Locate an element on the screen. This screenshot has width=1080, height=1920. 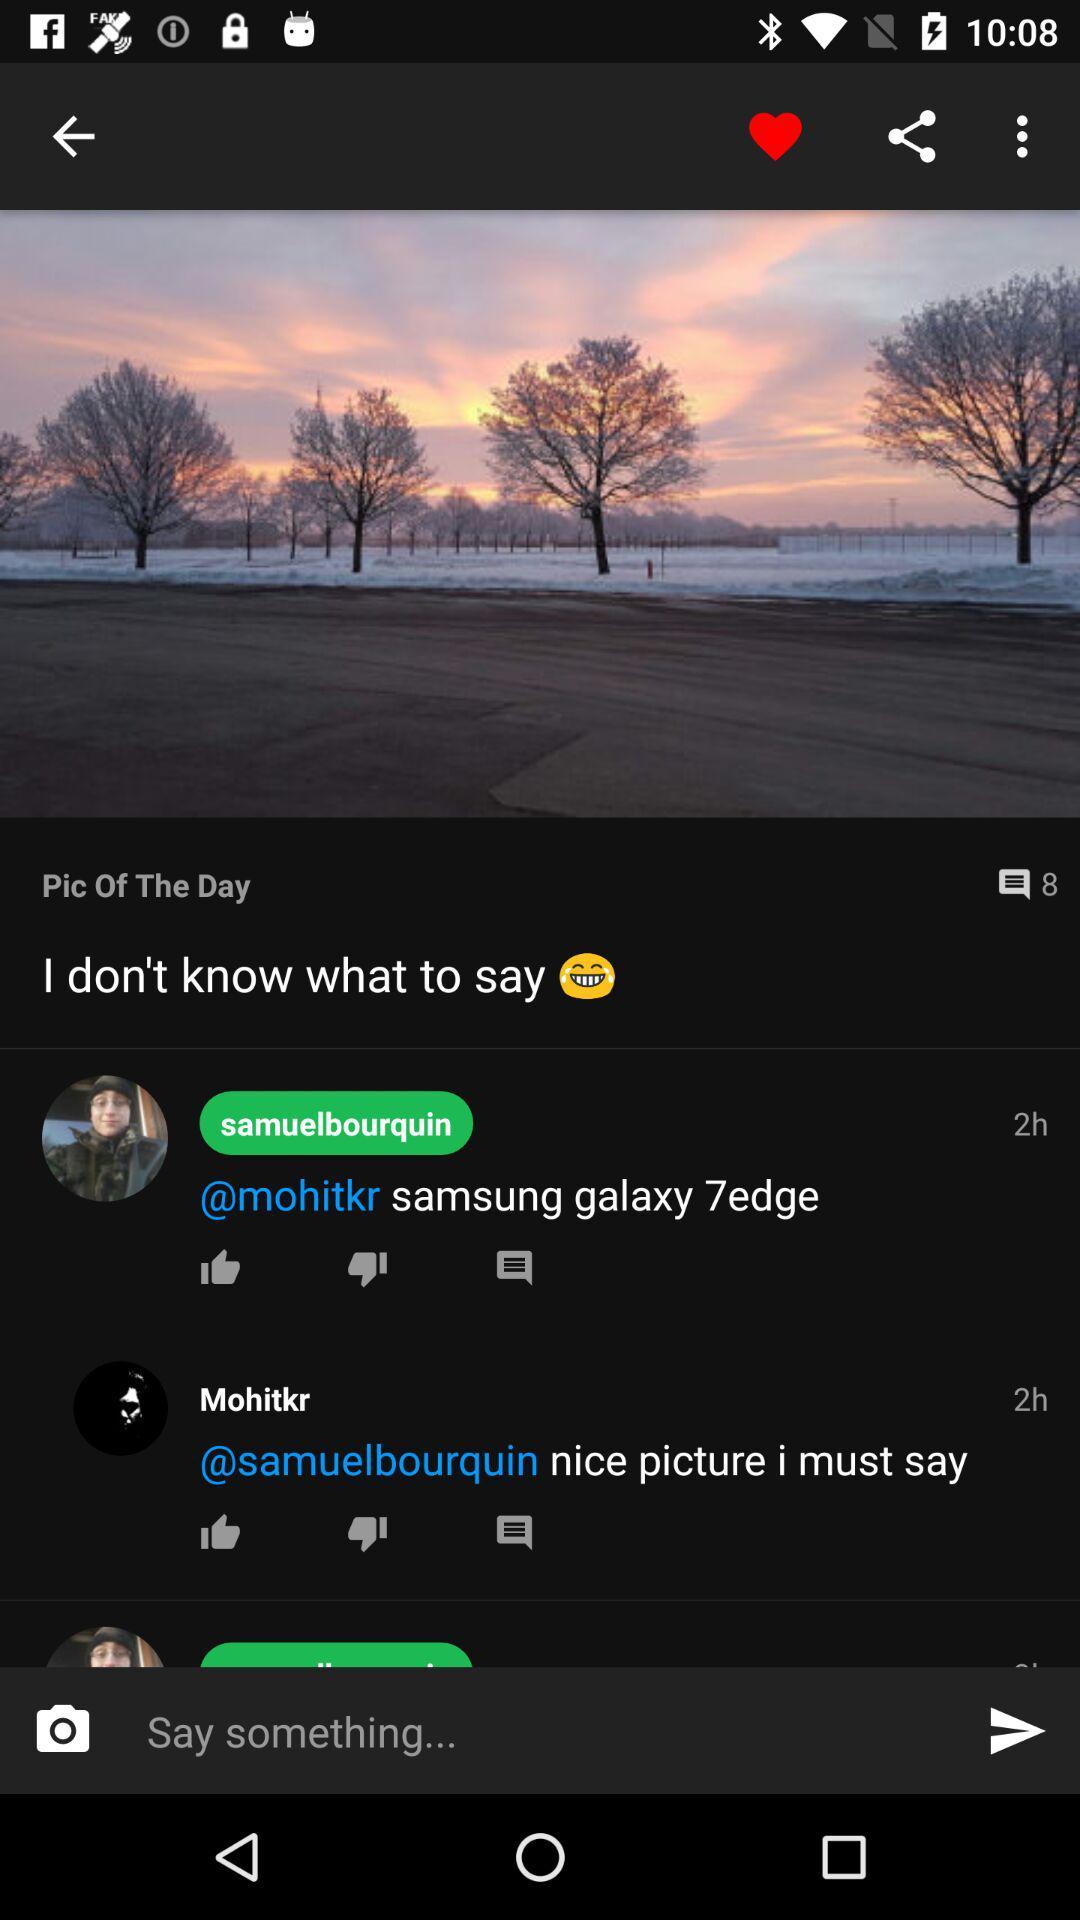
3h icon is located at coordinates (1030, 1660).